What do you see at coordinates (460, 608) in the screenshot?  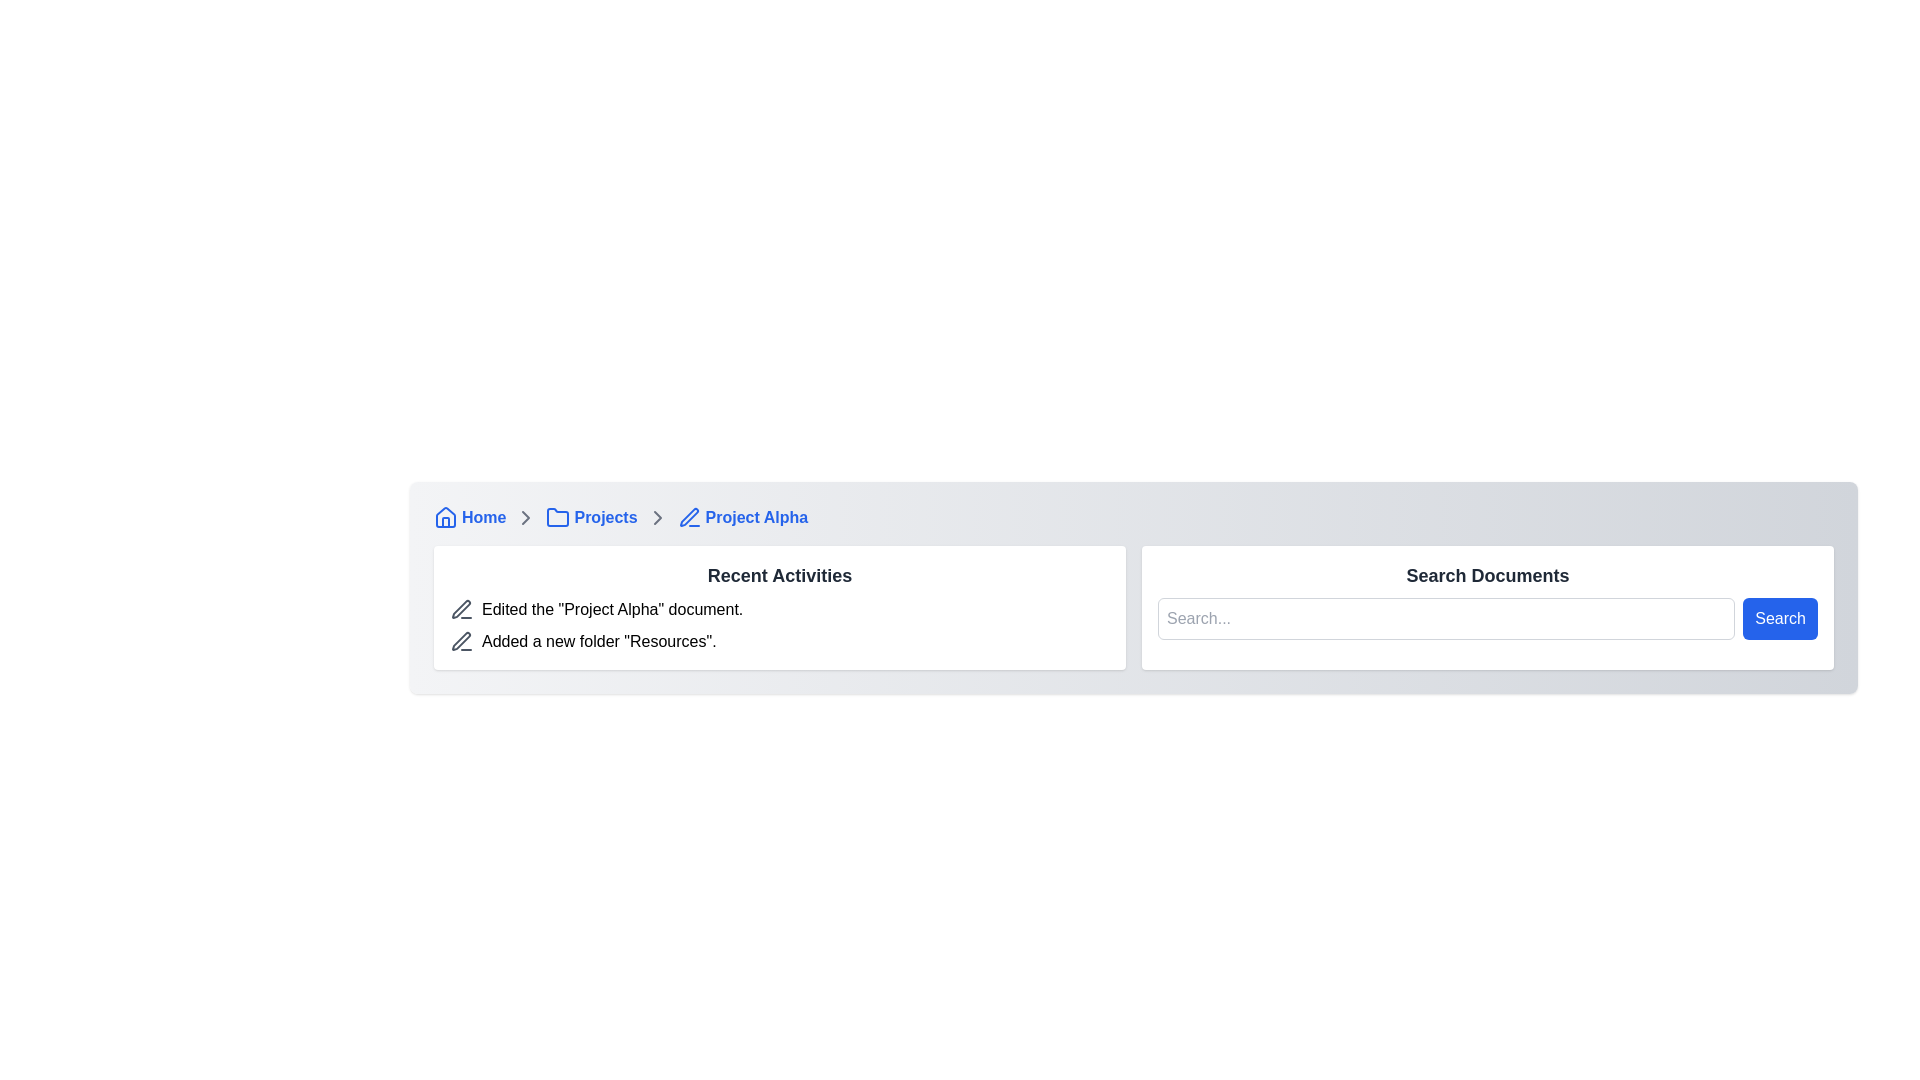 I see `the pen icon representing the edit action located in the 'Recent Activities' section adjacent to the text 'Edited the 'Project Alpha' document.'` at bounding box center [460, 608].